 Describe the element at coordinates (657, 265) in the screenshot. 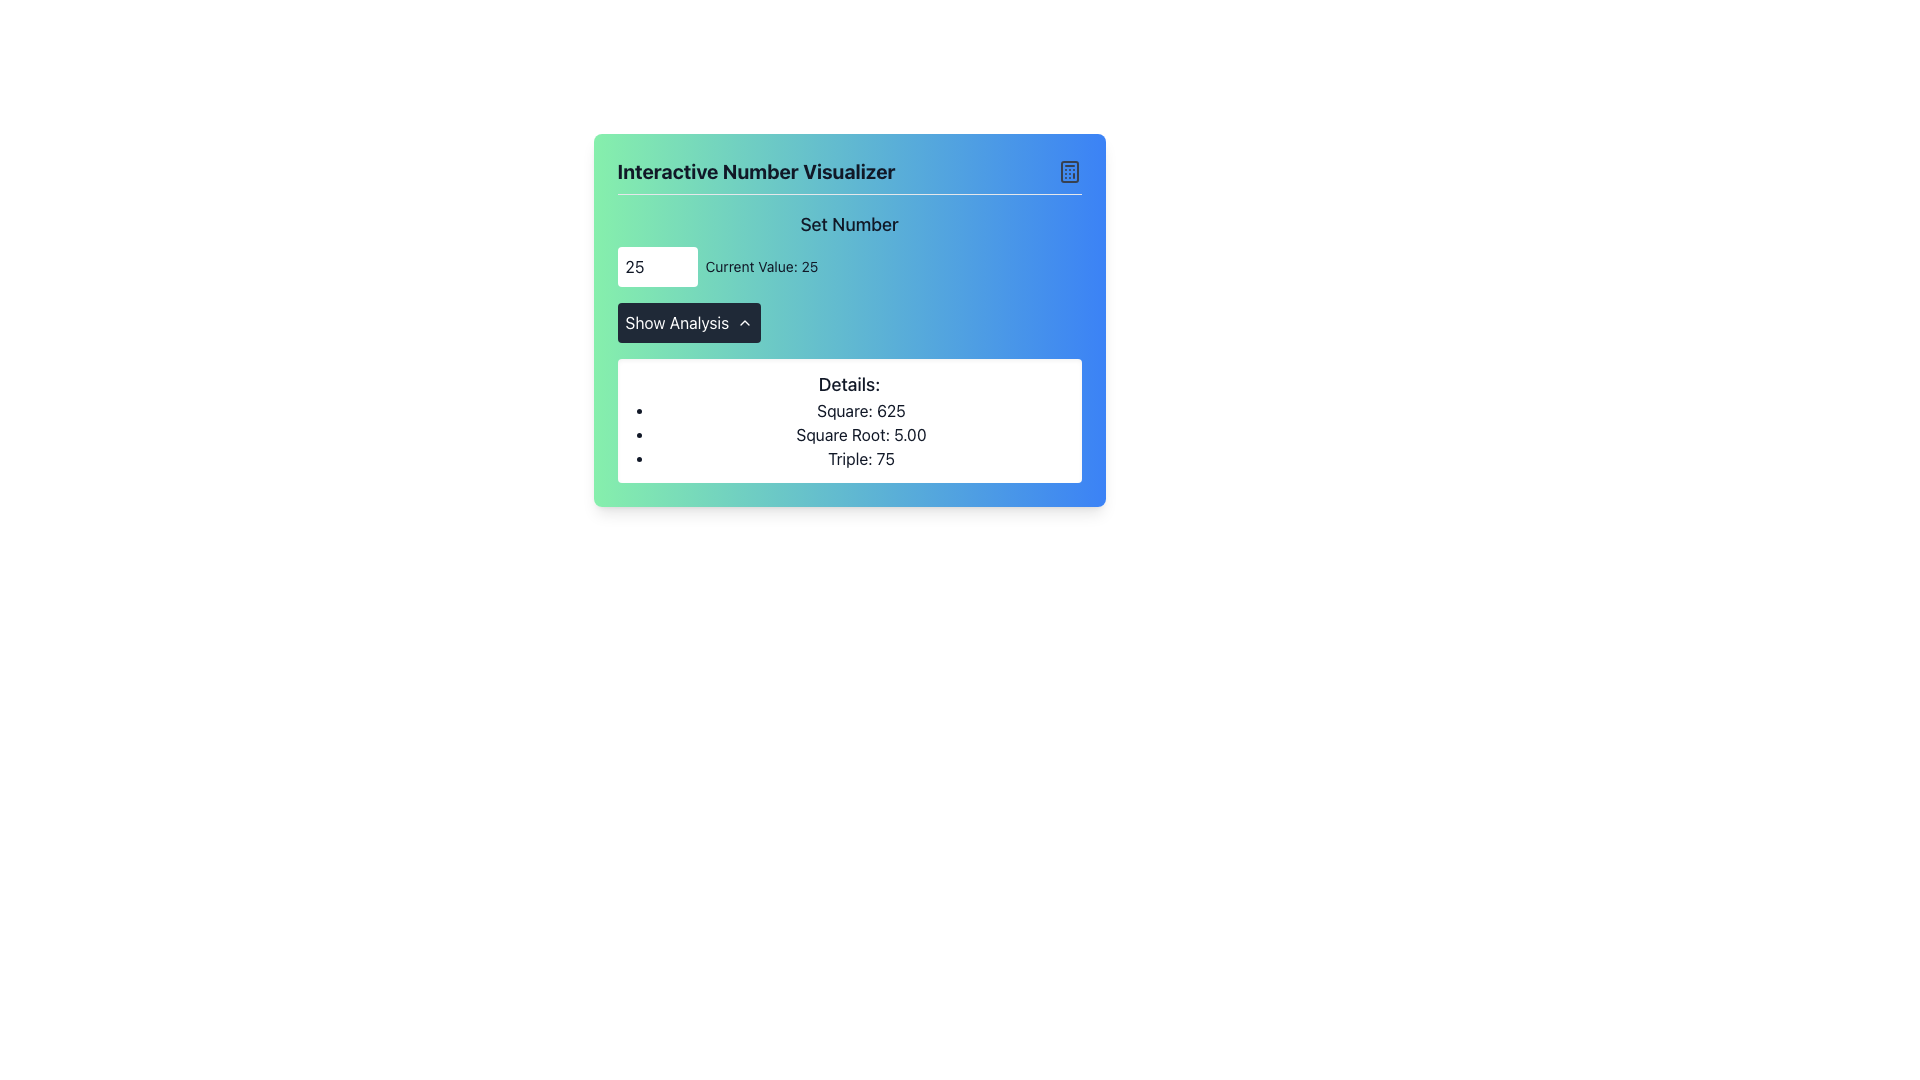

I see `the number input field located at the top left of the user interface` at that location.